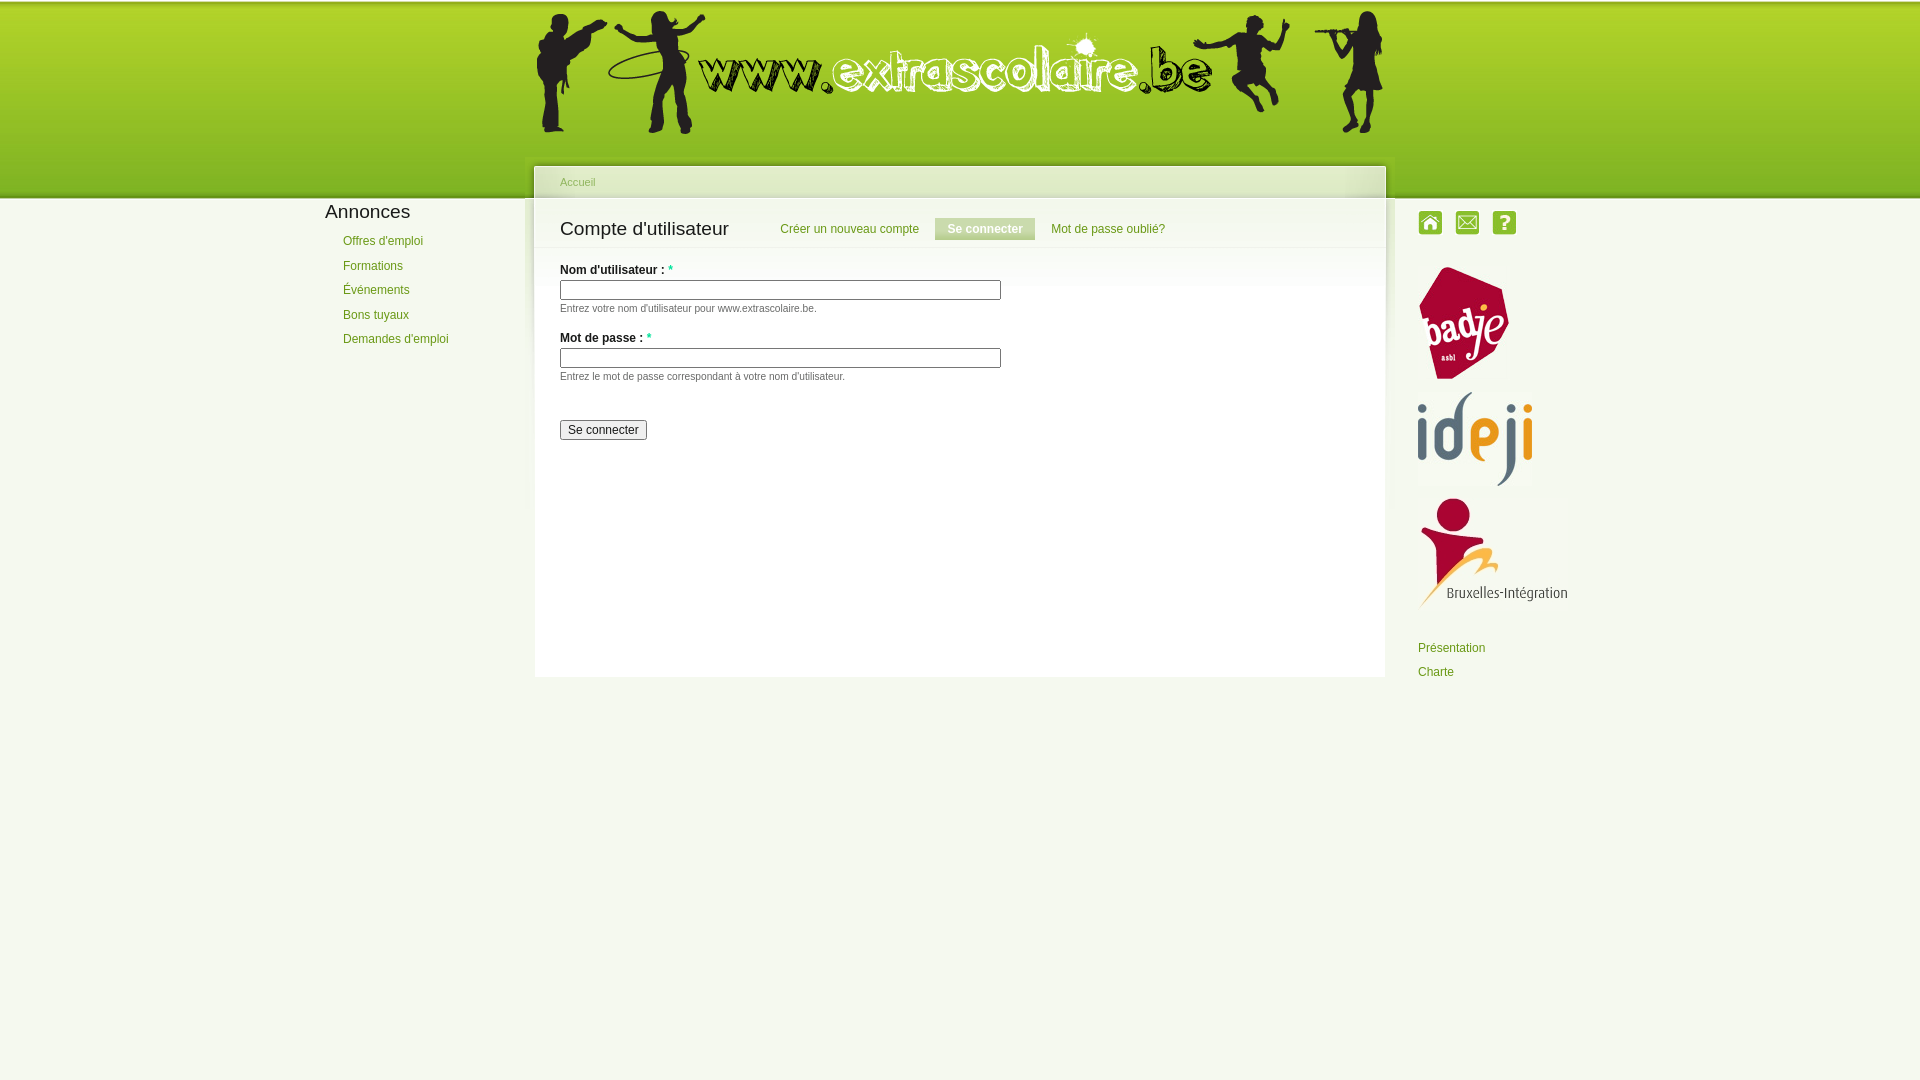  Describe the element at coordinates (1506, 671) in the screenshot. I see `'Charte'` at that location.